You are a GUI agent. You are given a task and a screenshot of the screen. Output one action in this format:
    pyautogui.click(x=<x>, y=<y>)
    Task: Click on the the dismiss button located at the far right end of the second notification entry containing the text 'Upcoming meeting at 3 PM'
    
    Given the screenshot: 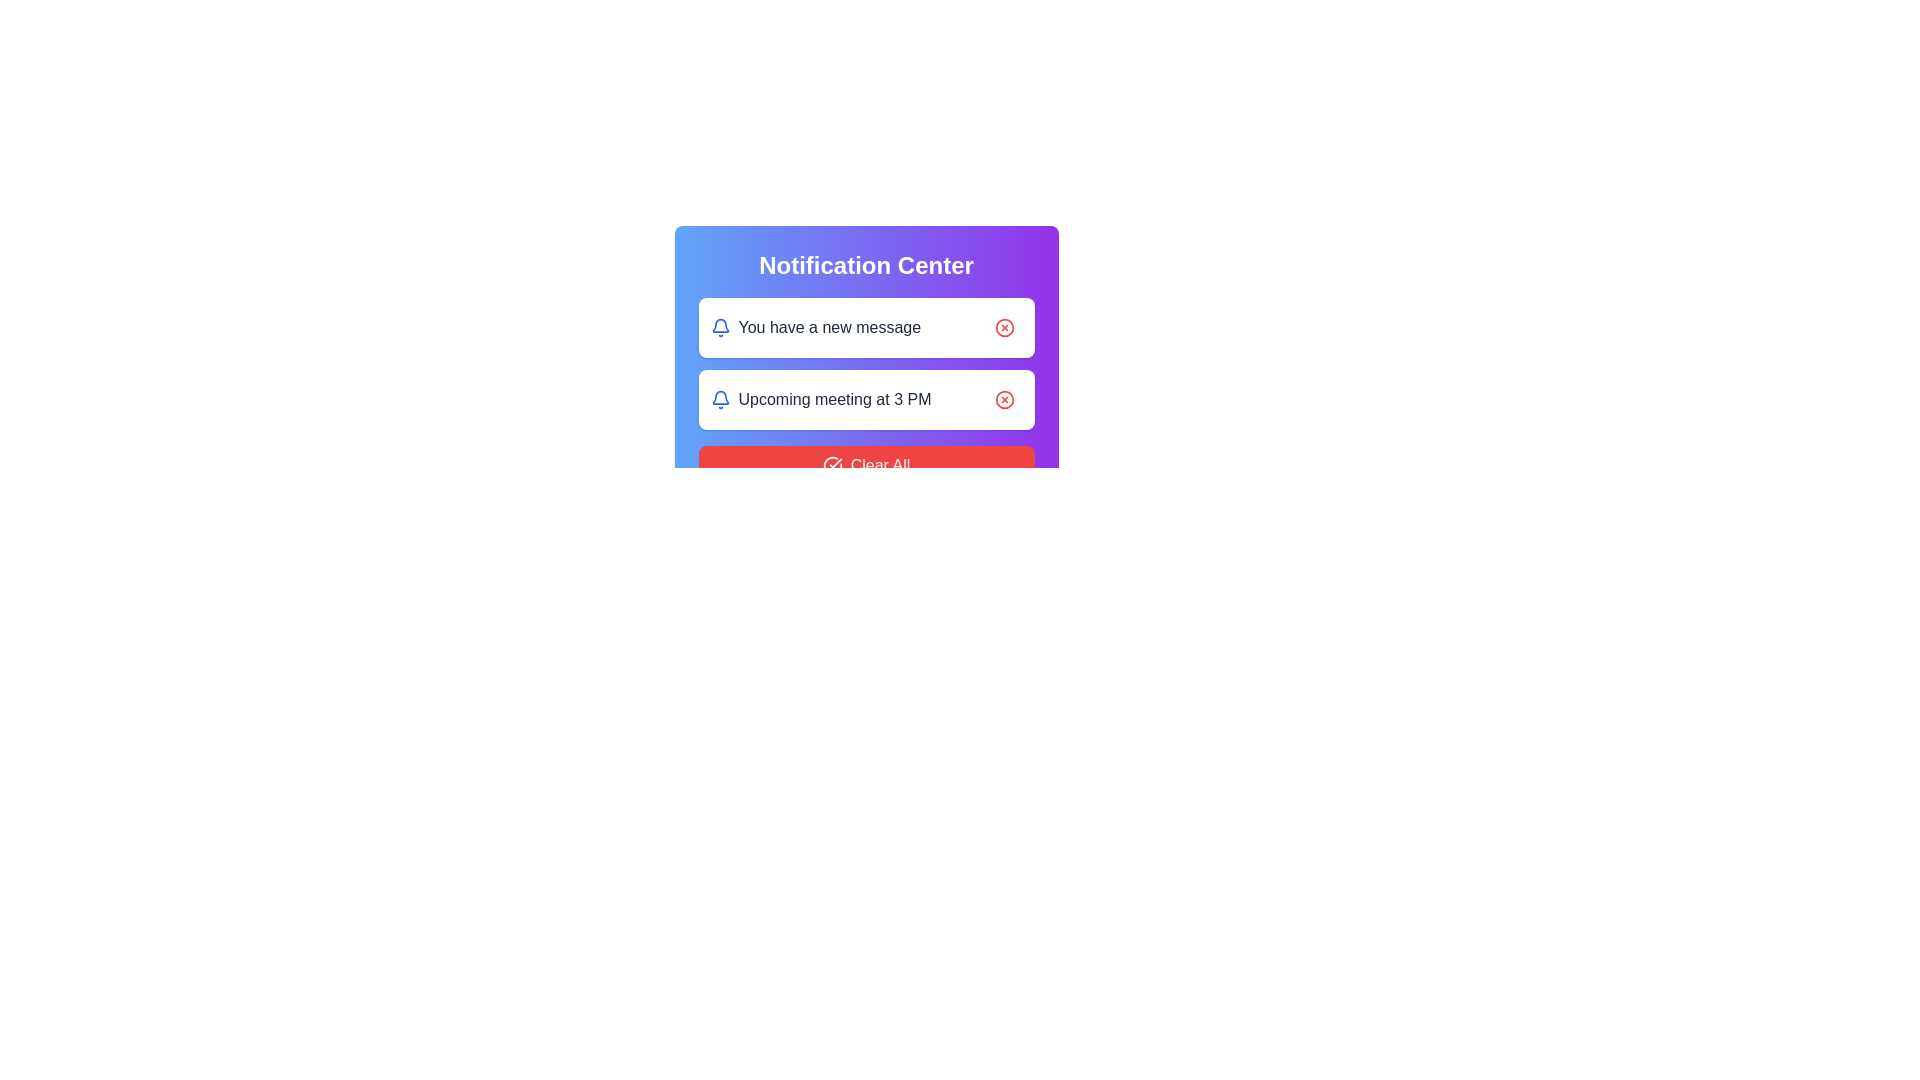 What is the action you would take?
    pyautogui.click(x=1004, y=400)
    